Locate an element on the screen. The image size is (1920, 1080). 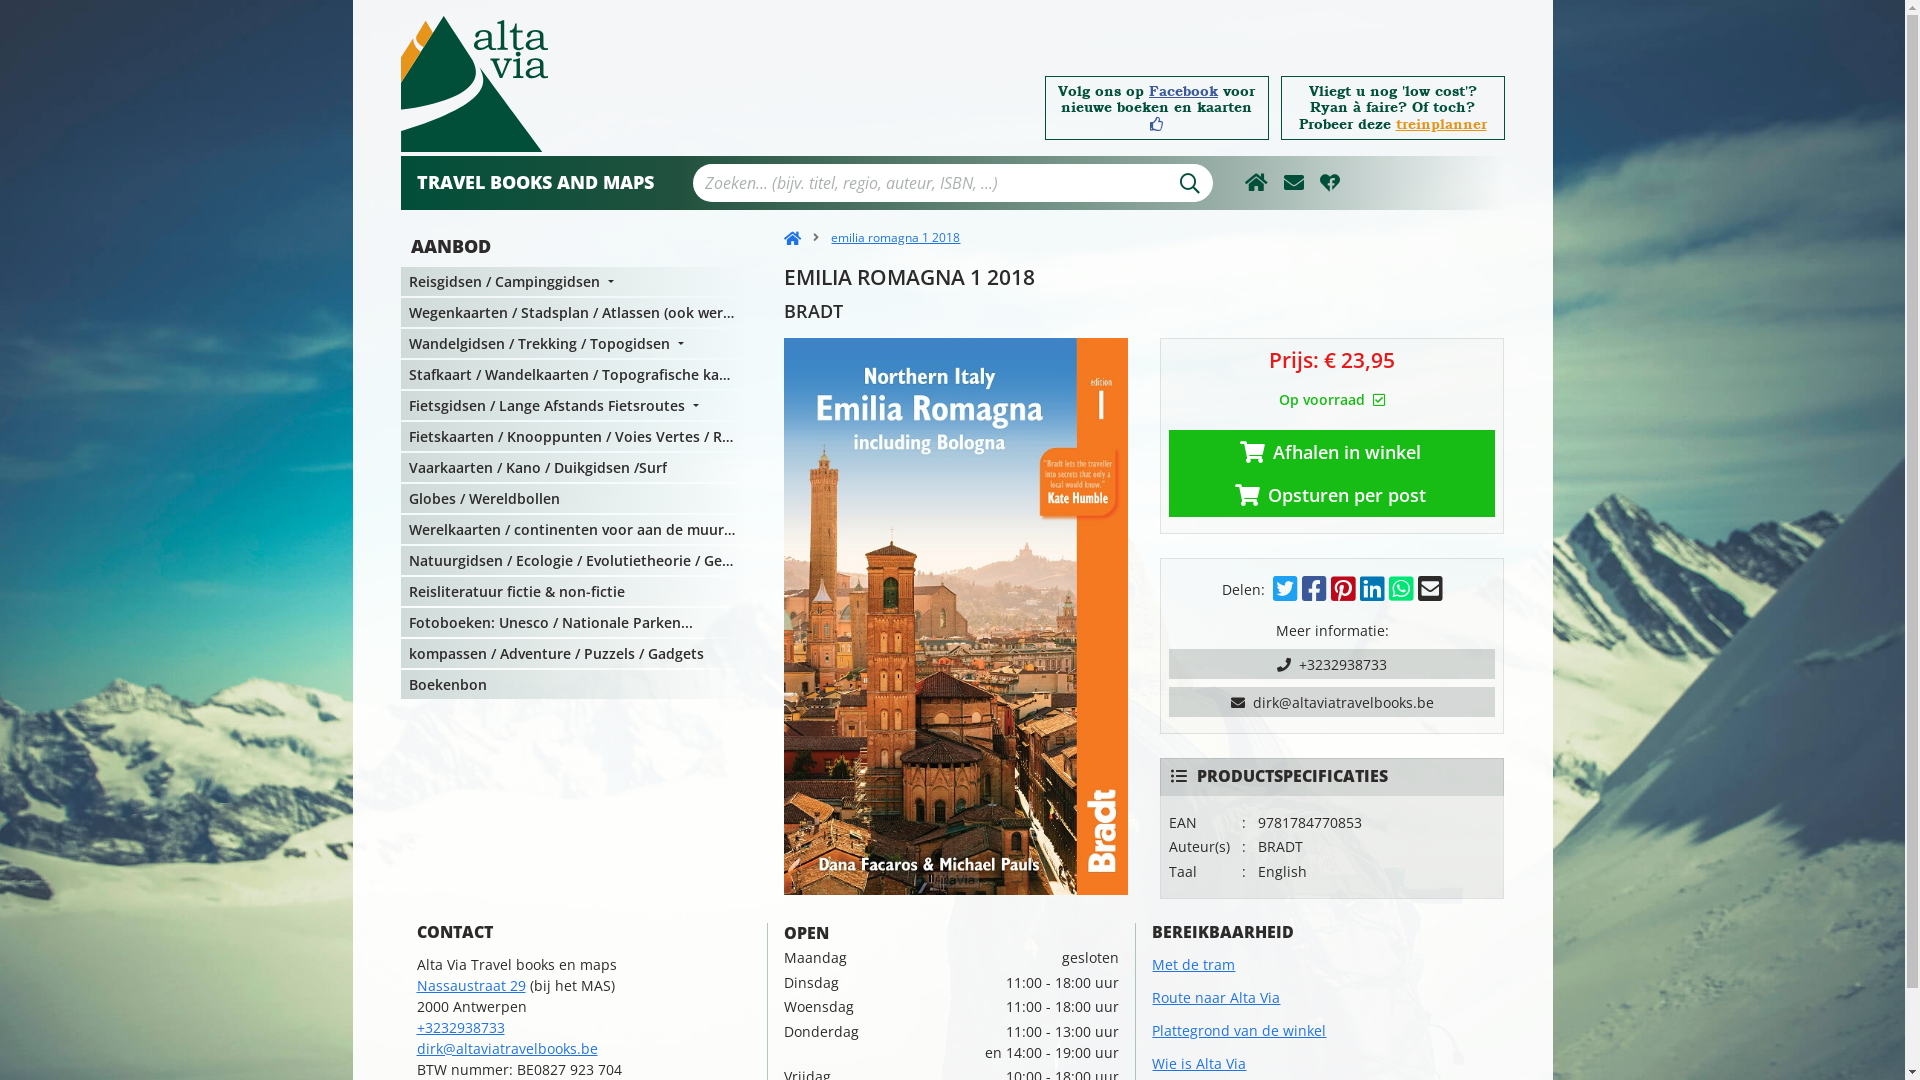
'Wegenkaarten / Stadsplan / Atlassen (ook wereldatlassen )' is located at coordinates (575, 312).